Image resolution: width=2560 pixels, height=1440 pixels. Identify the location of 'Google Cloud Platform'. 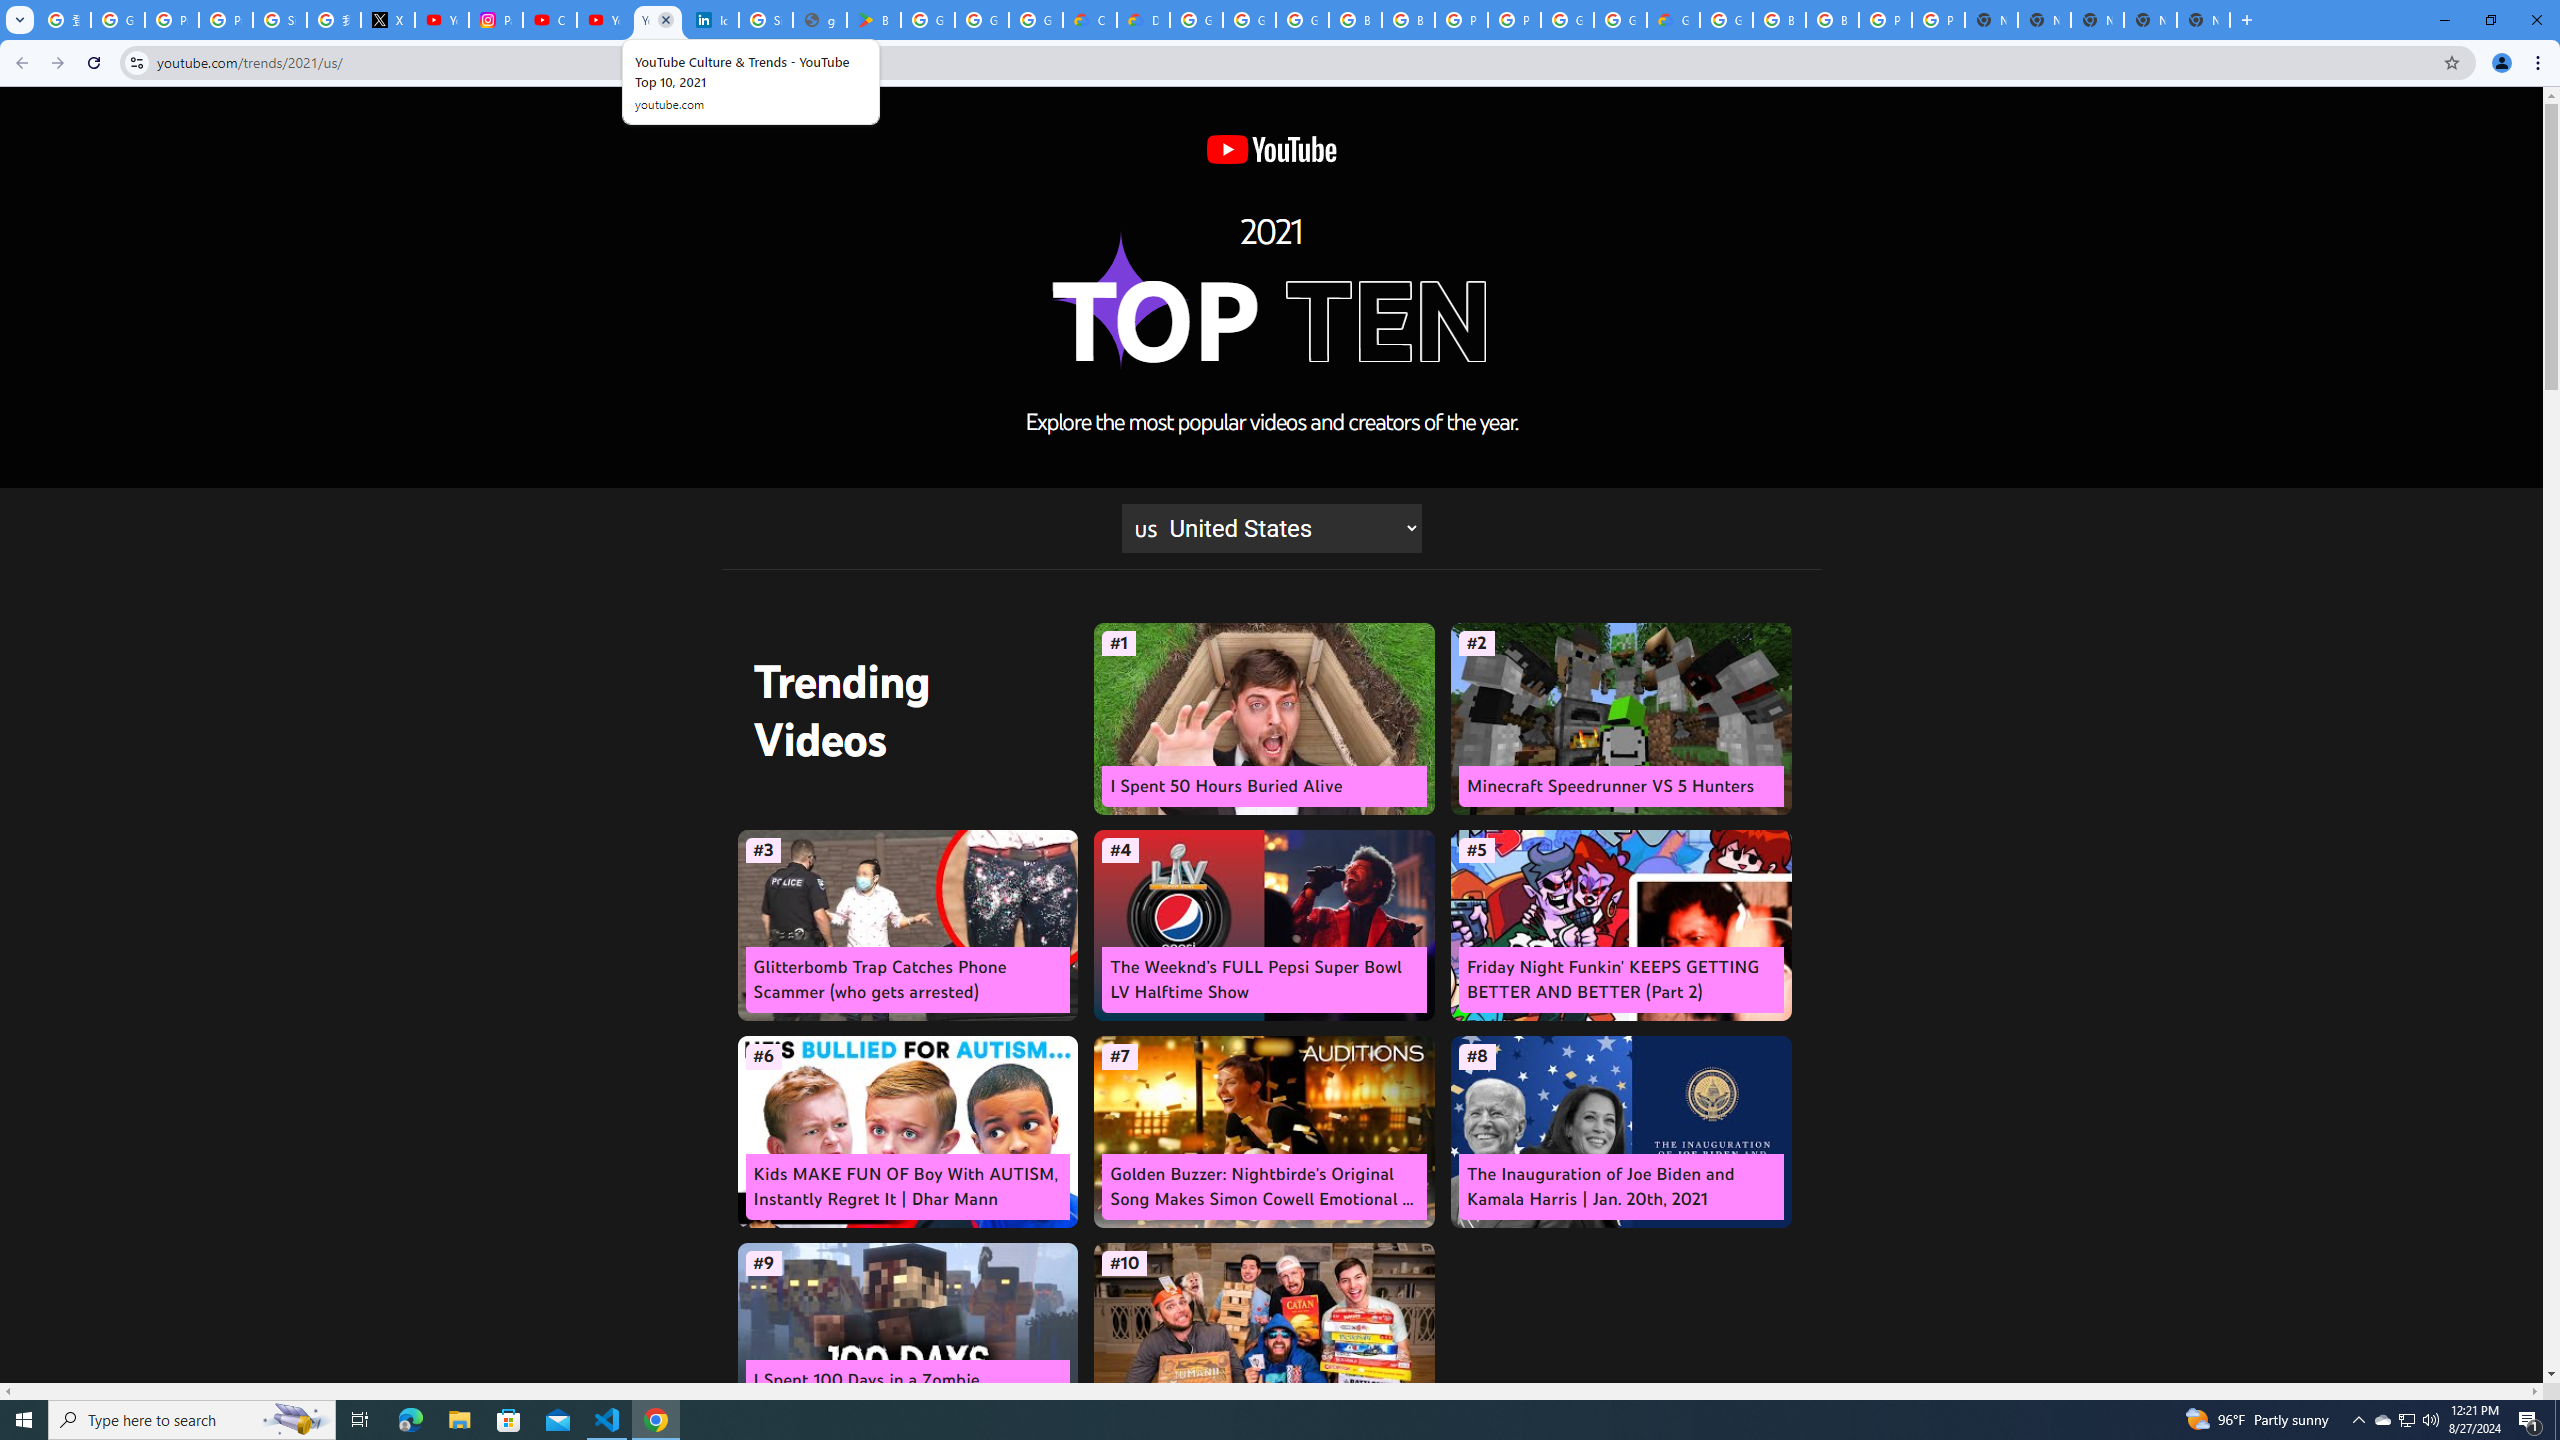
(1619, 19).